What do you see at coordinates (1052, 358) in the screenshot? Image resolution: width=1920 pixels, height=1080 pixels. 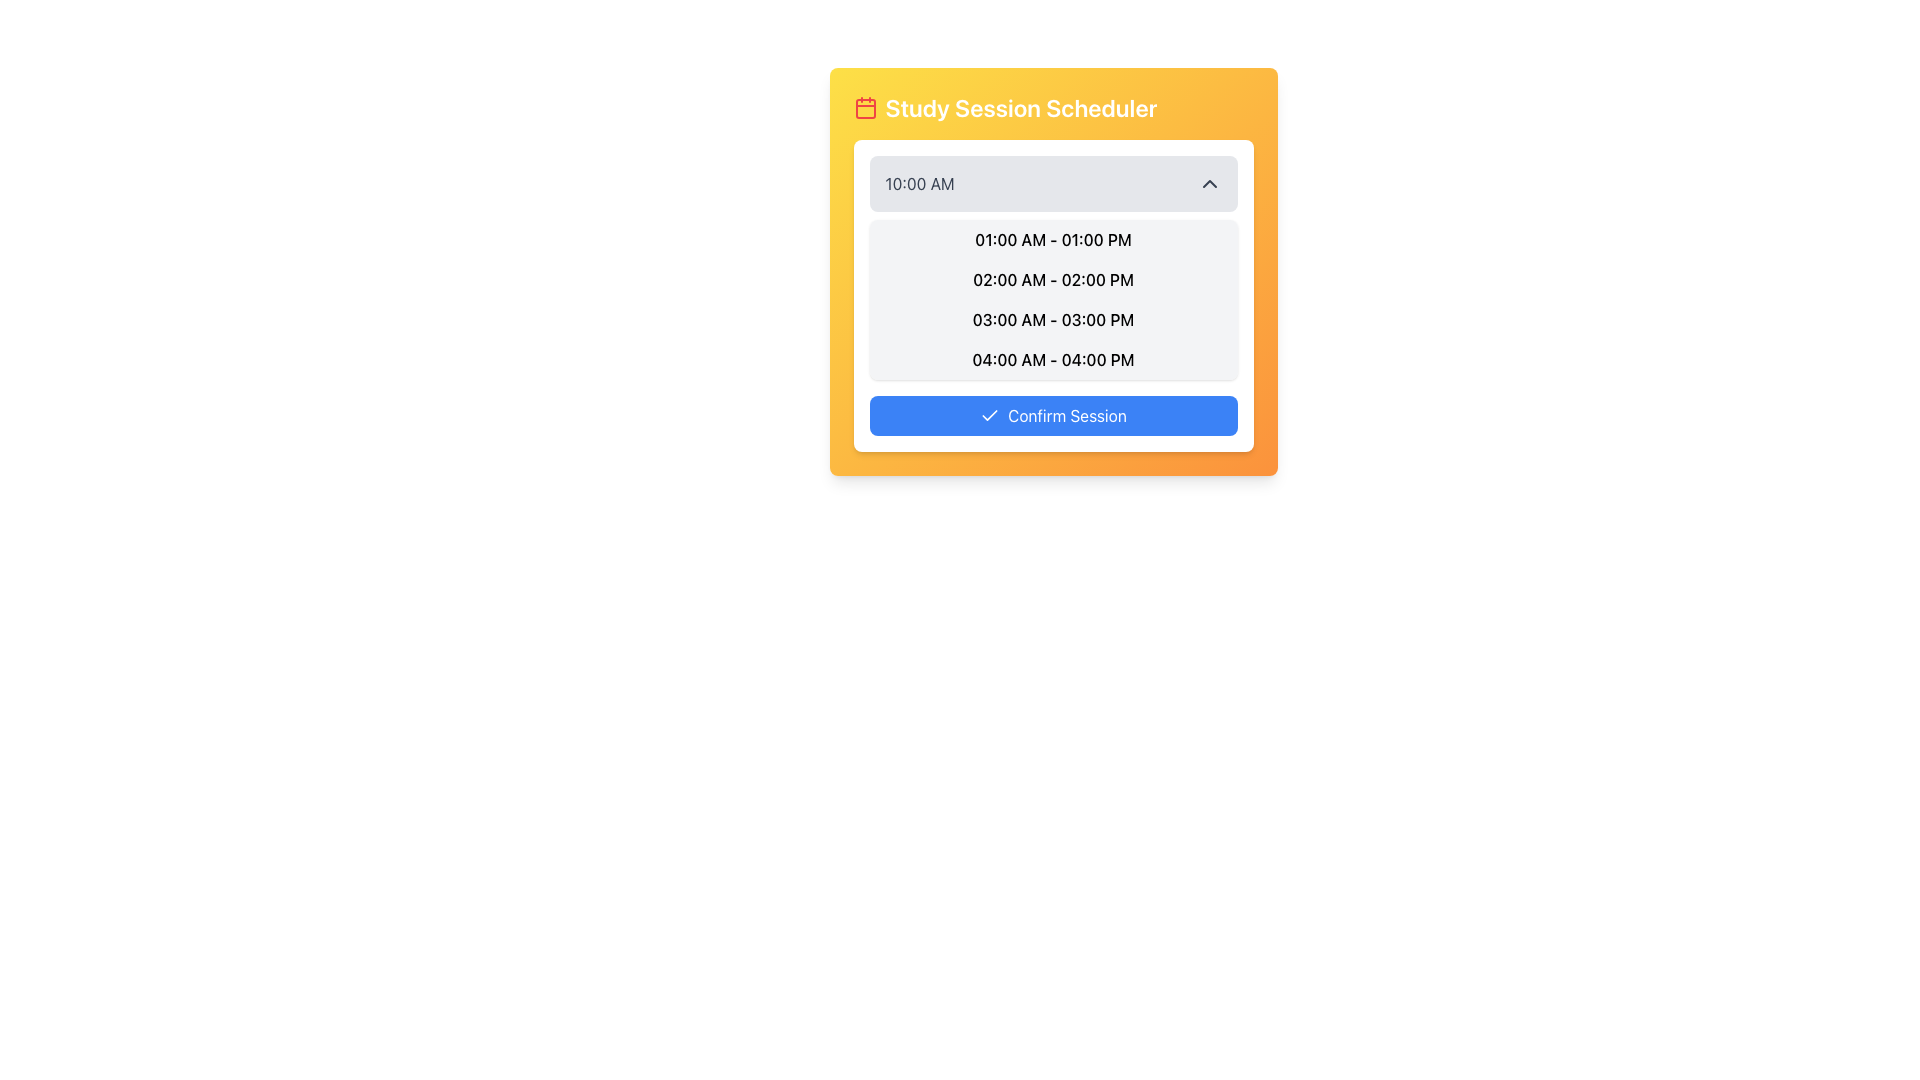 I see `the time range option '04:00 AM - 04:00 PM' in the dropdown menu, which is the fourth item listed and located within the main content area of the scheduler widget` at bounding box center [1052, 358].